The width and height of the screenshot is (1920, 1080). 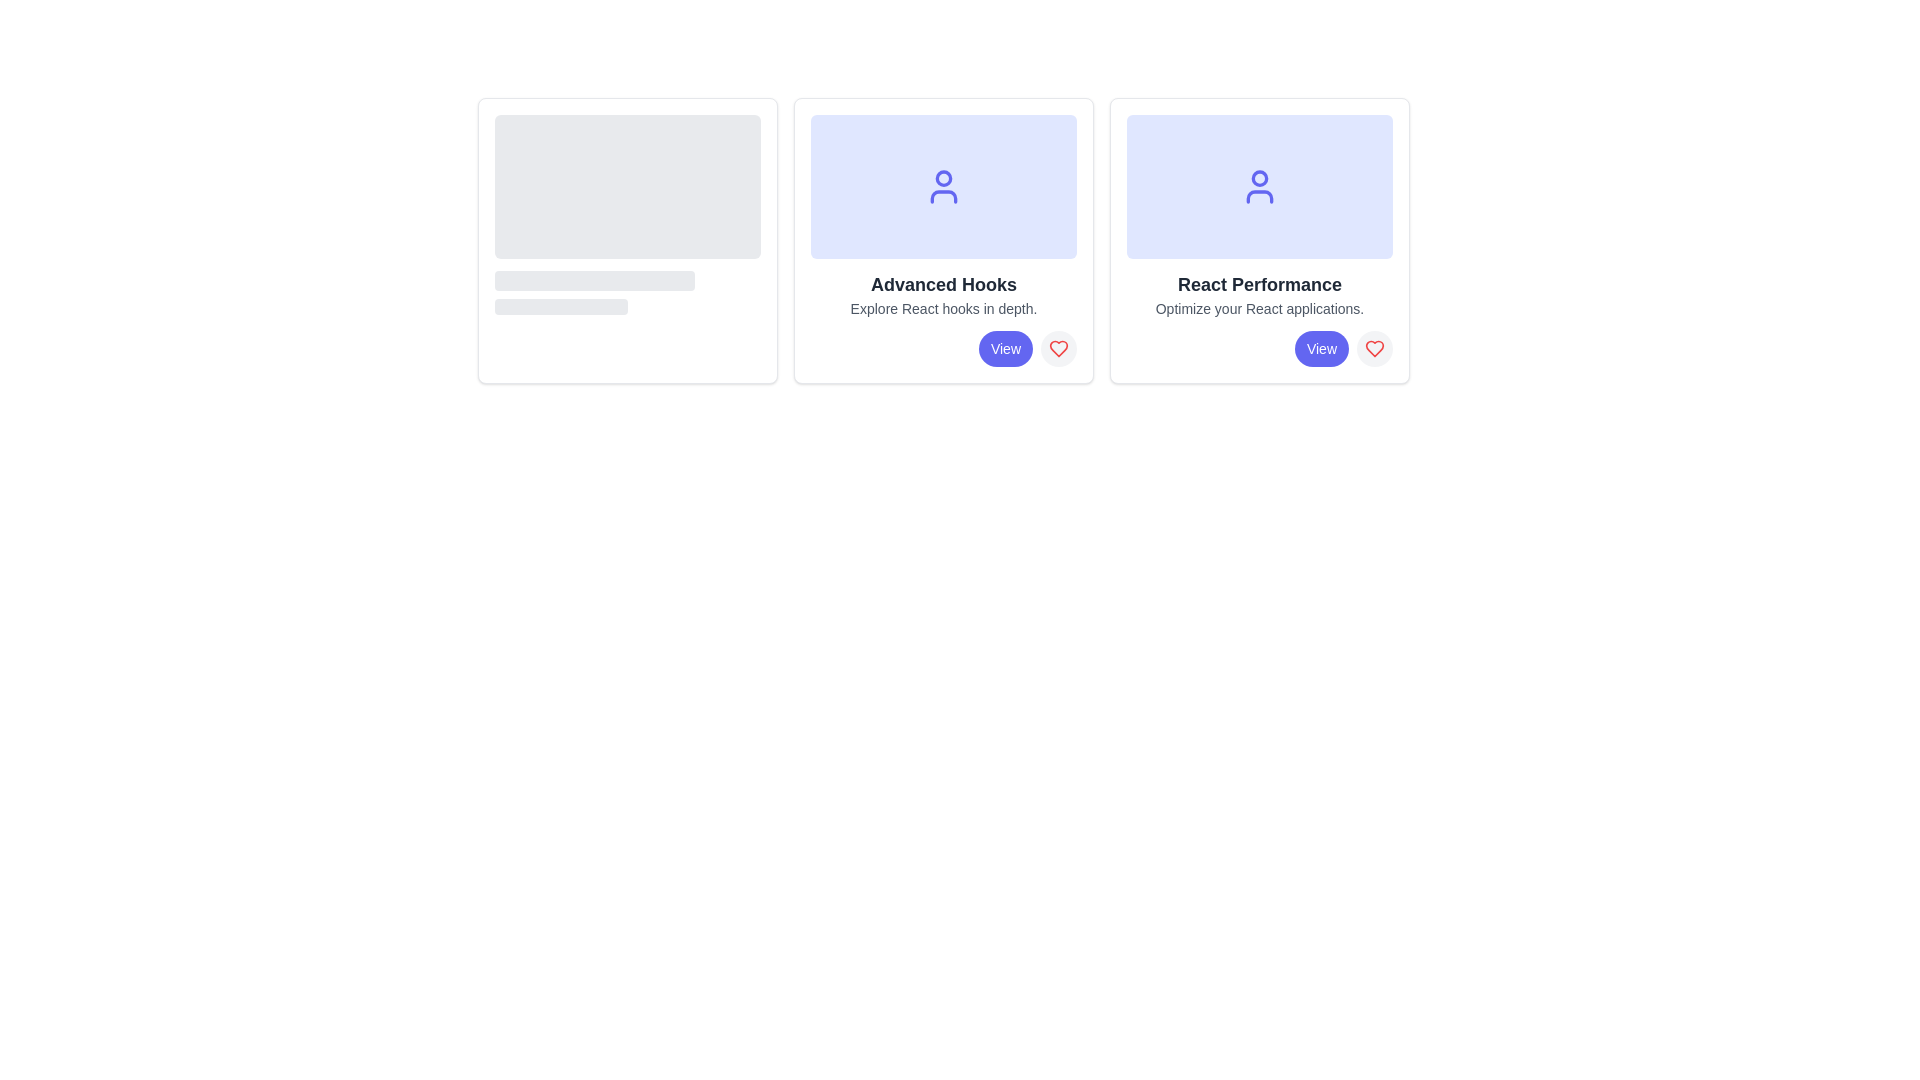 What do you see at coordinates (943, 308) in the screenshot?
I see `the text label displaying 'Explore React hooks in depth.' which is located below the bold heading 'Advanced Hooks' in the card component` at bounding box center [943, 308].